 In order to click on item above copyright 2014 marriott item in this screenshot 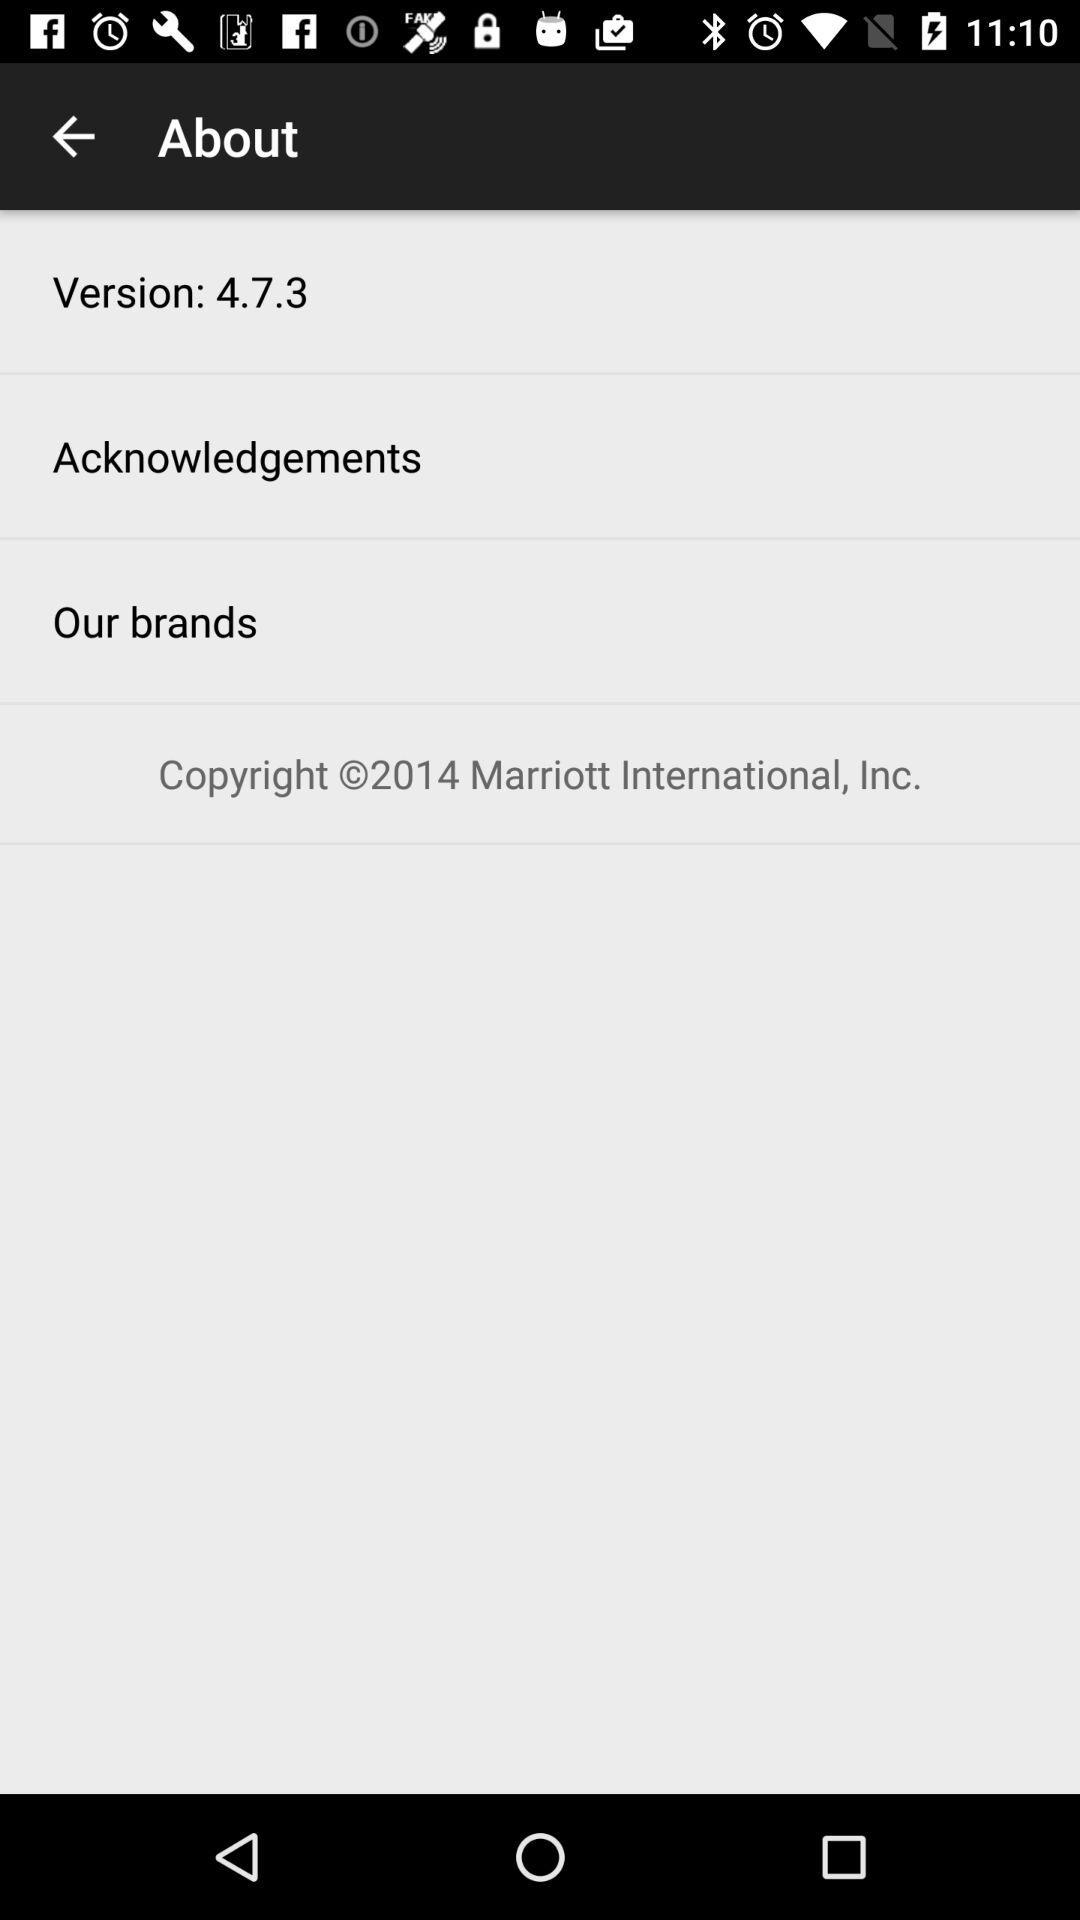, I will do `click(154, 619)`.